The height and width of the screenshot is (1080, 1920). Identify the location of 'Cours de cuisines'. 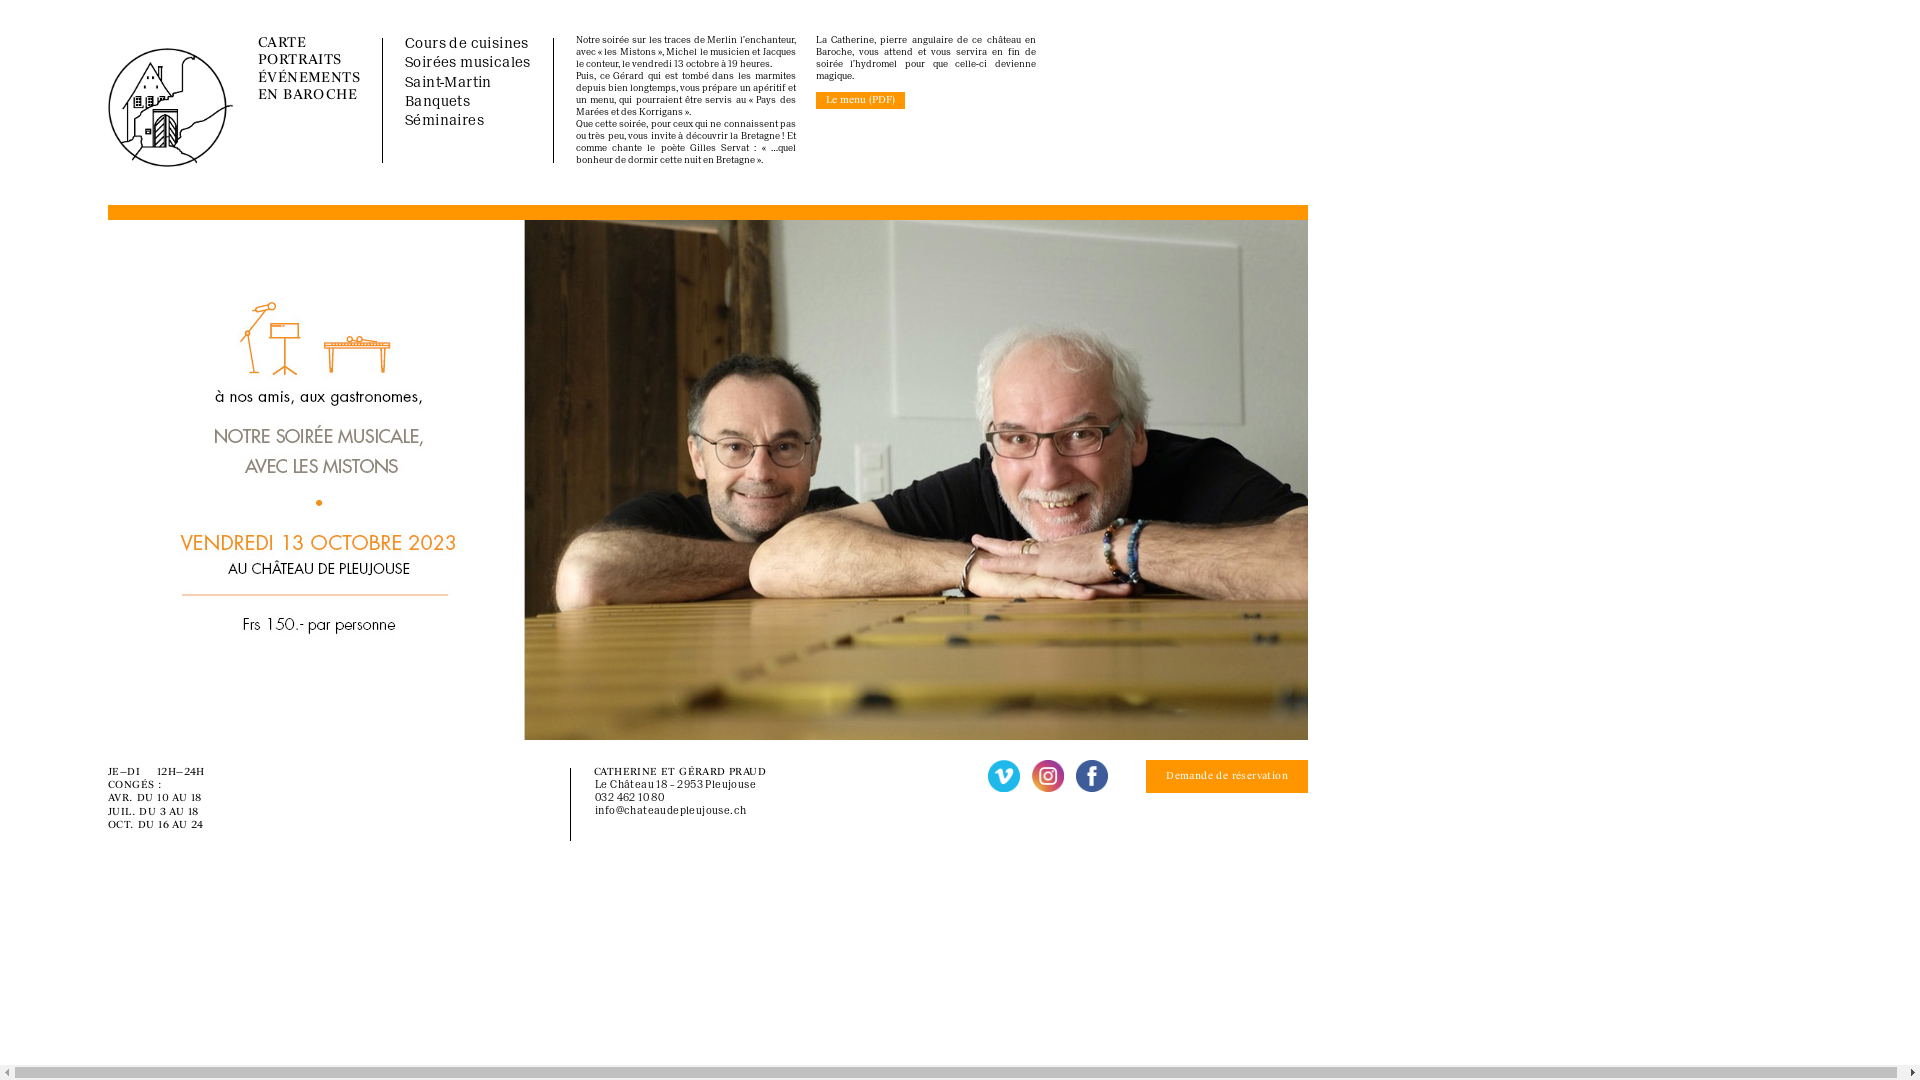
(465, 44).